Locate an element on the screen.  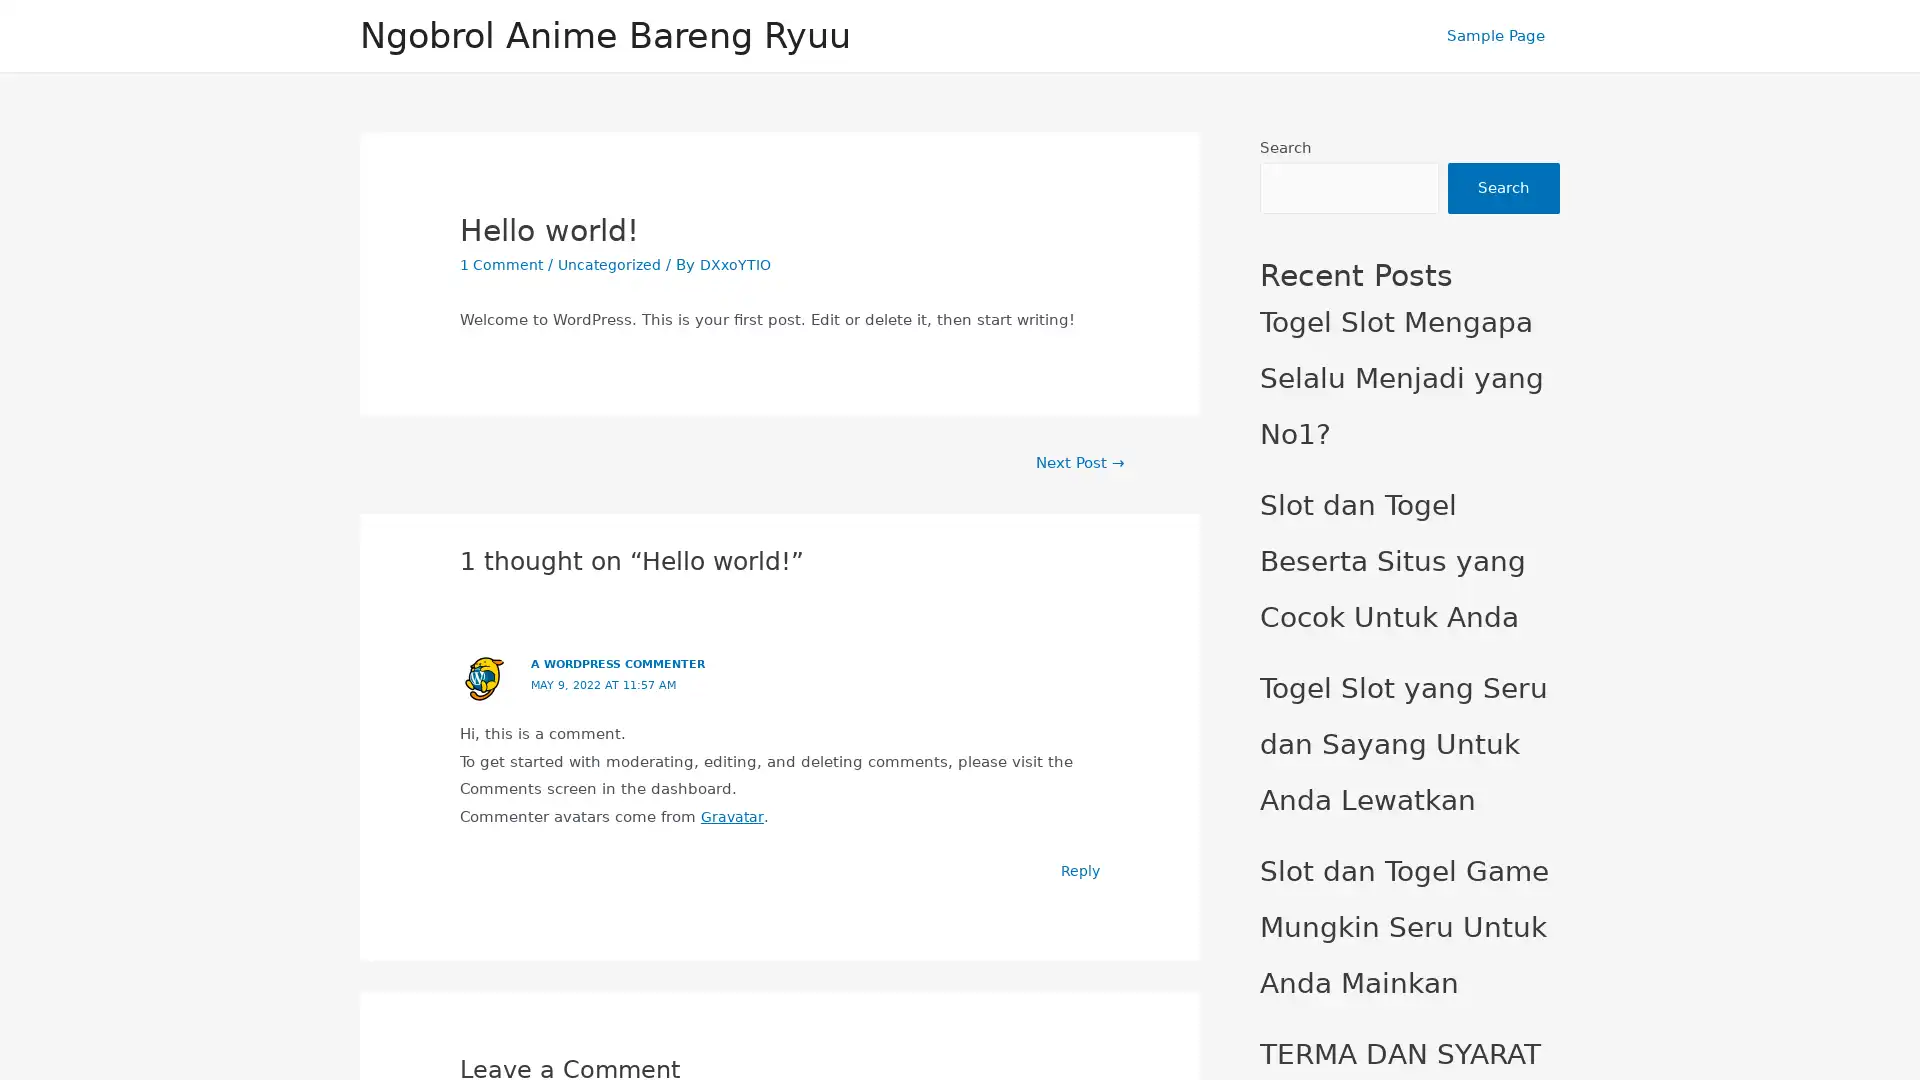
Search is located at coordinates (1503, 189).